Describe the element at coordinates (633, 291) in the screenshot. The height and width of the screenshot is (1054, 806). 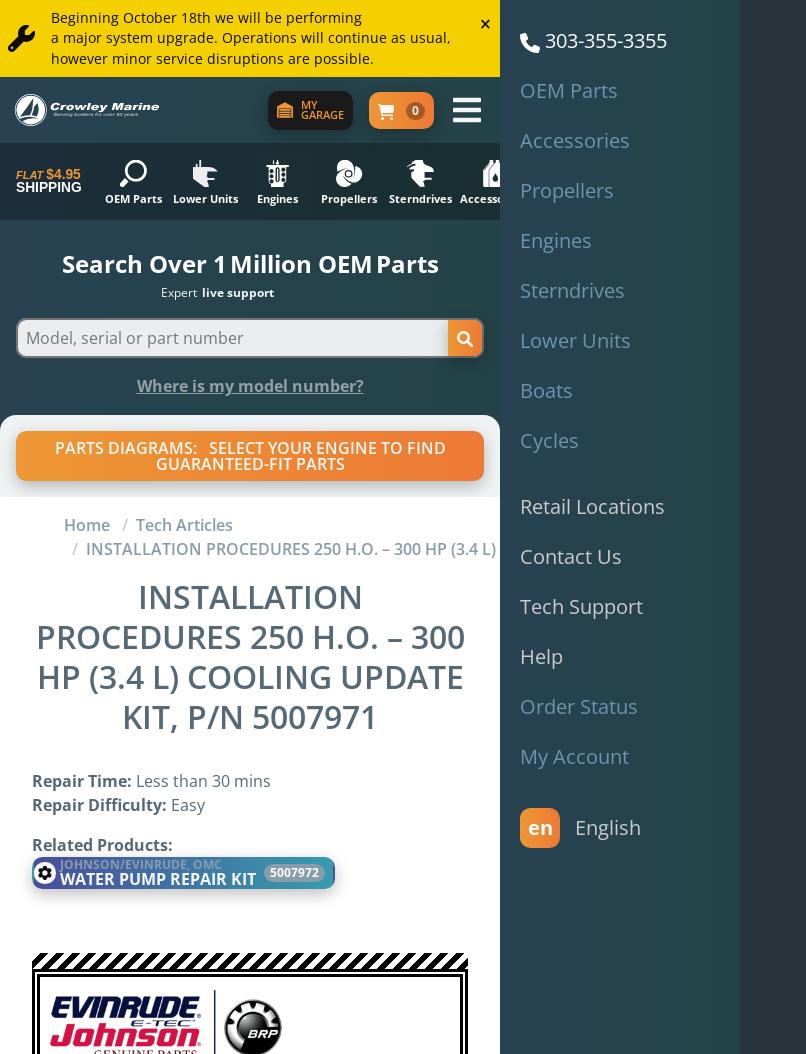
I see `'50+ years'` at that location.